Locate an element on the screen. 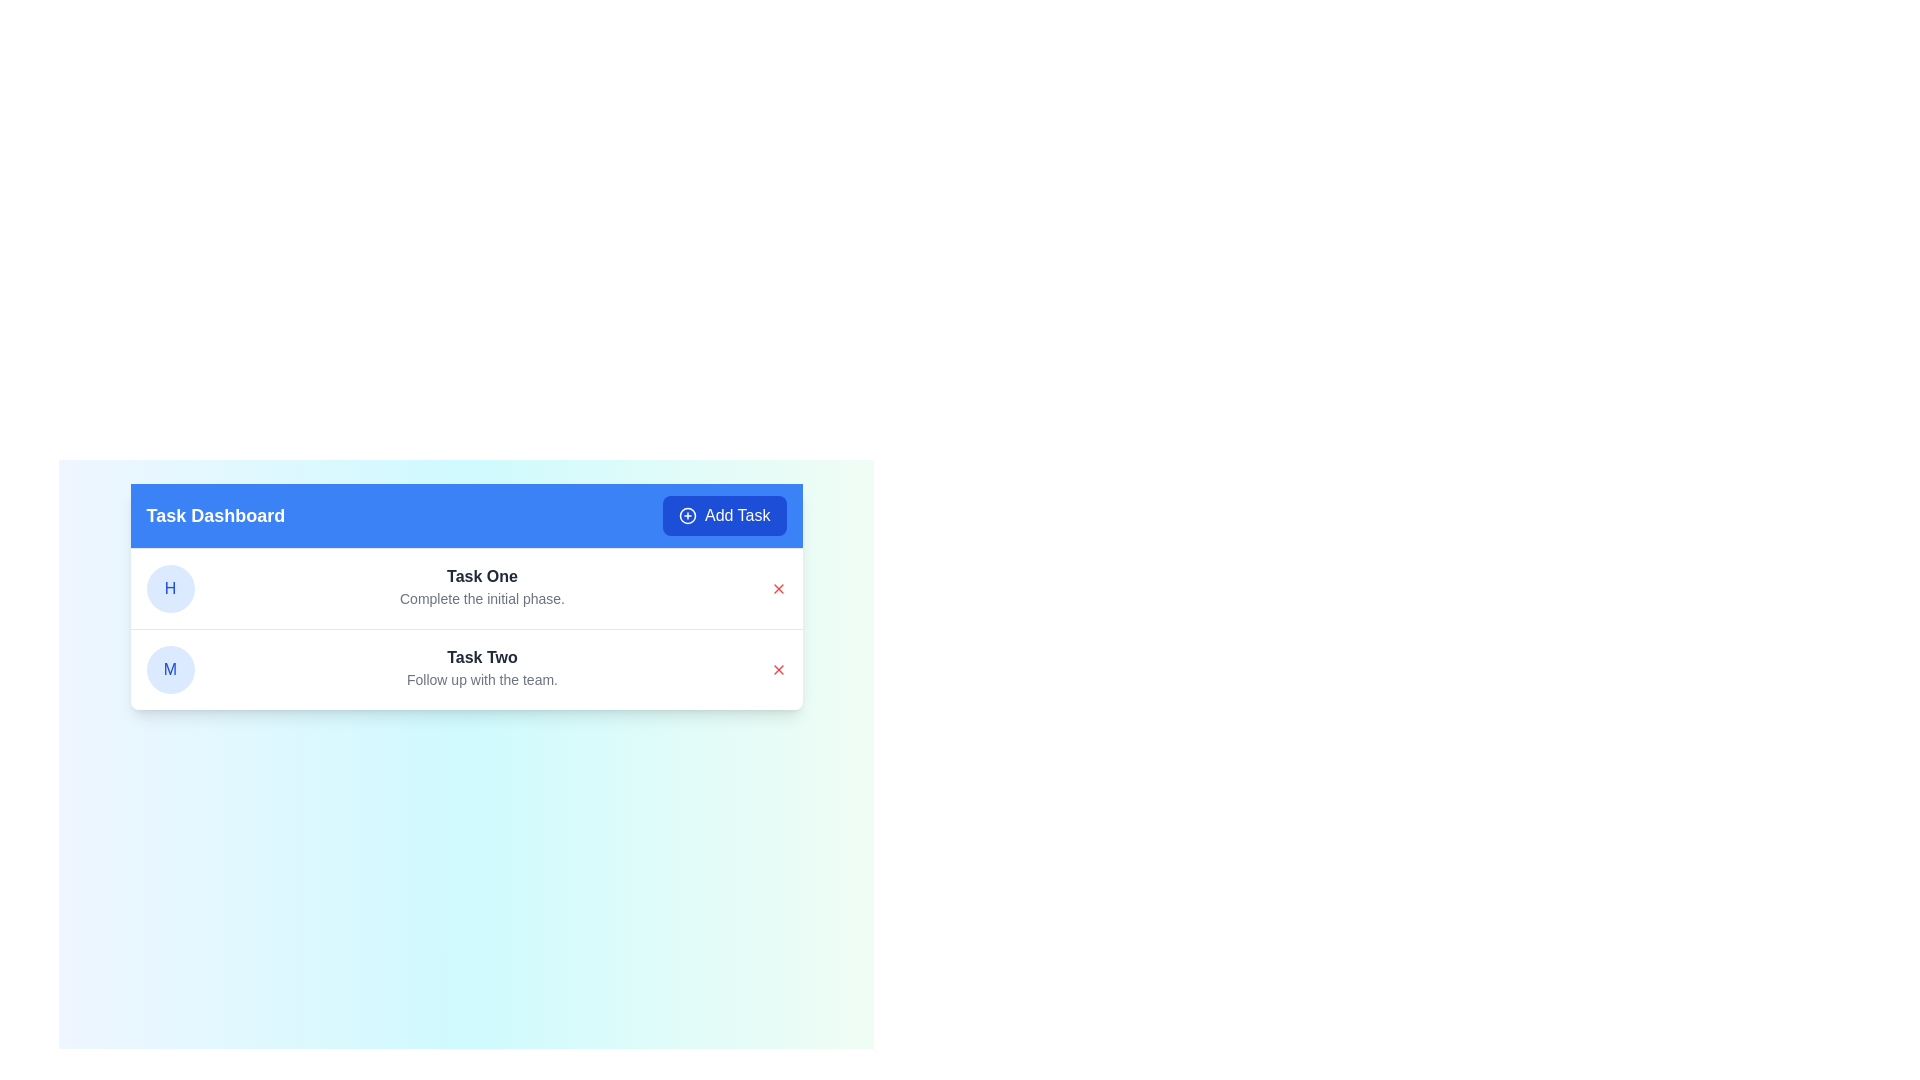 Image resolution: width=1920 pixels, height=1080 pixels. the text label displaying 'Follow up with the team.' which is styled in small gray font and located beneath 'Task Two' is located at coordinates (482, 678).